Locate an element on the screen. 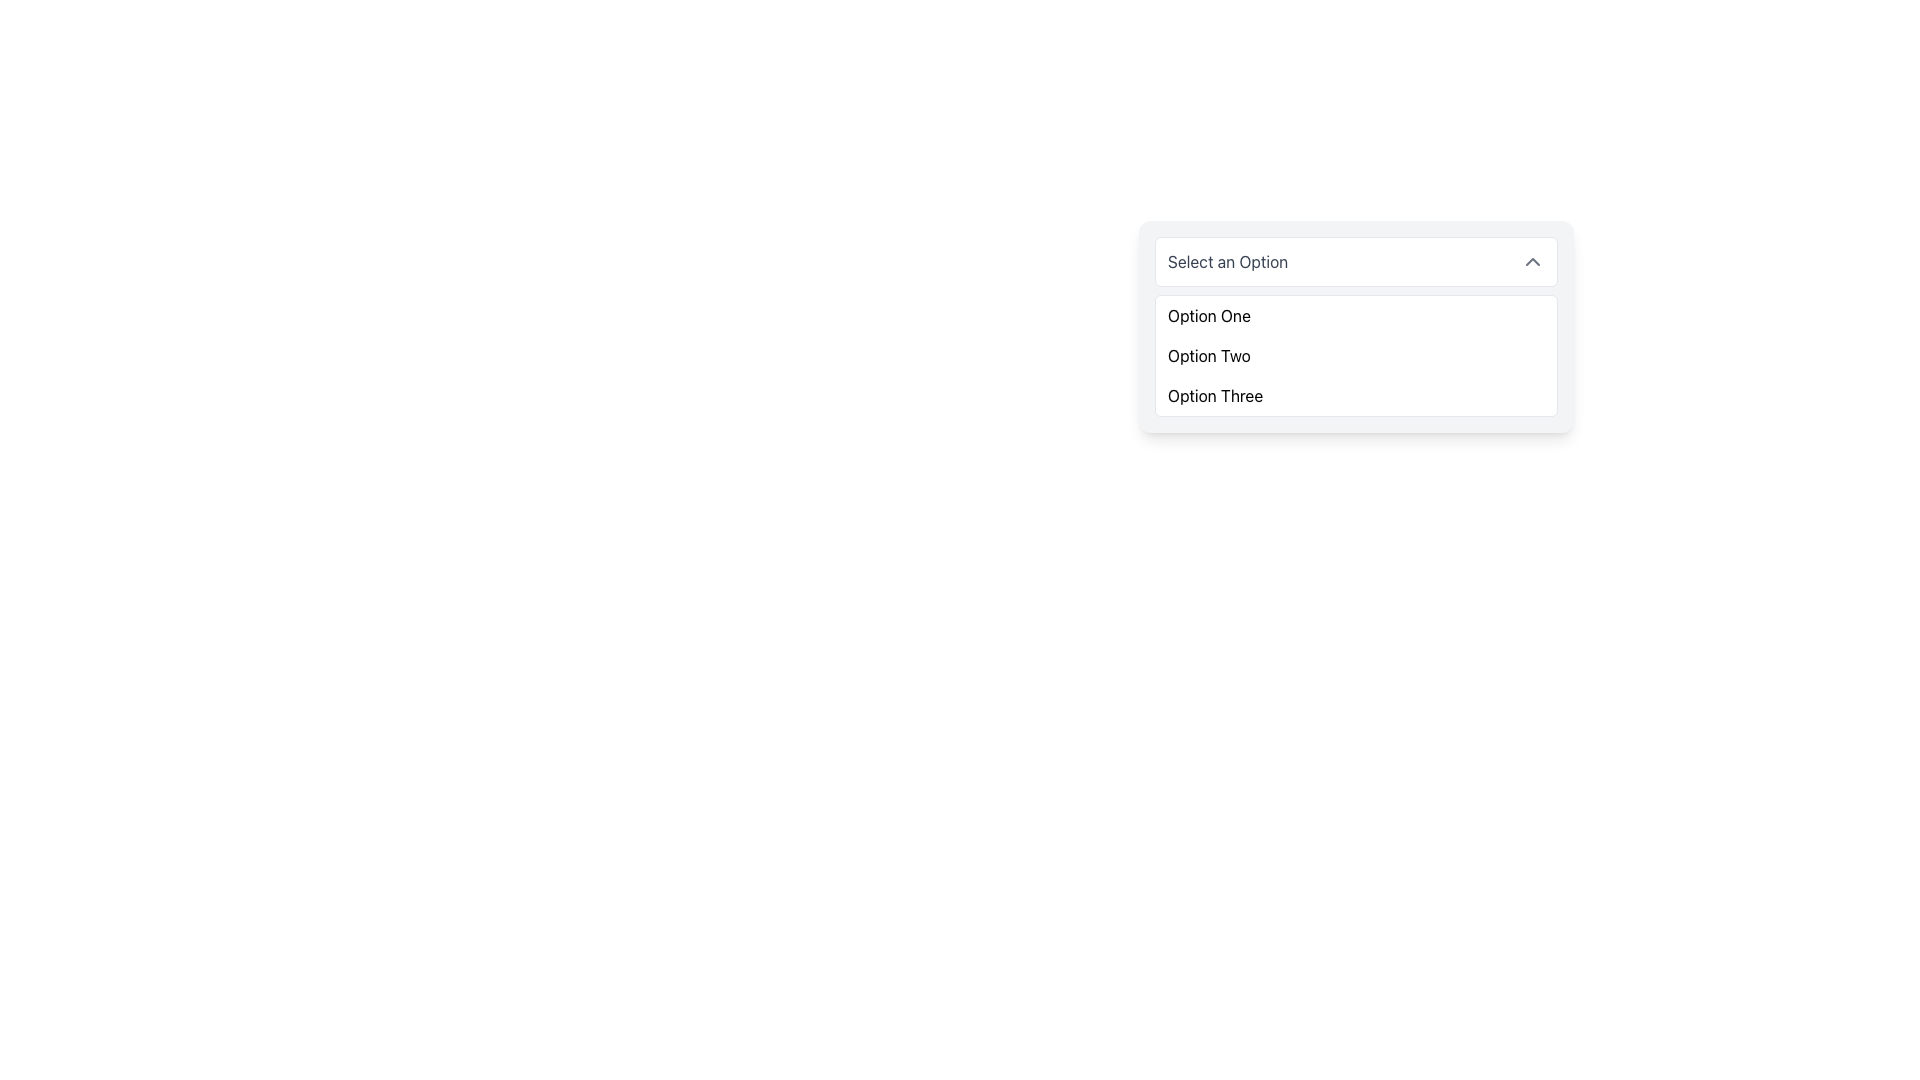 This screenshot has width=1920, height=1080. the second list item in the dropdown menu, which reads 'Option Two' is located at coordinates (1356, 354).